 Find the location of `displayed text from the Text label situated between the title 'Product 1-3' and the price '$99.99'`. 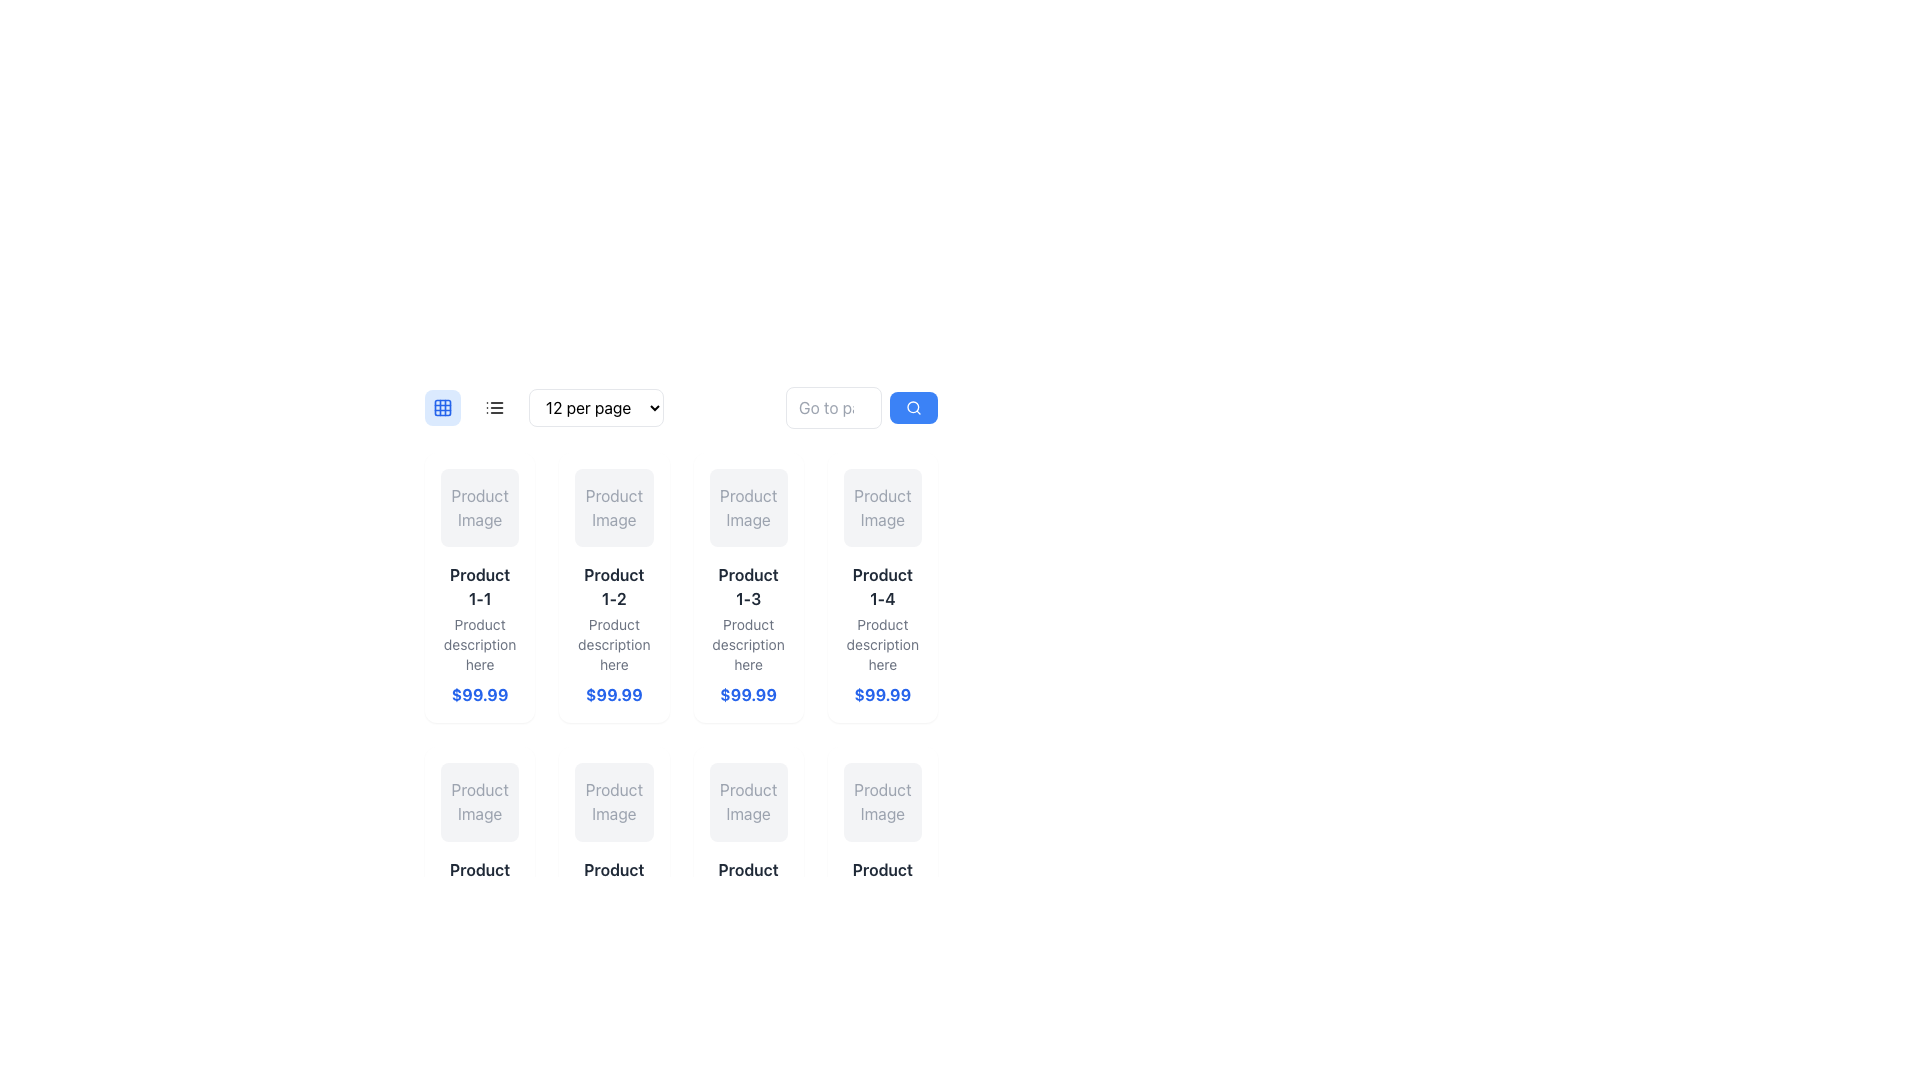

displayed text from the Text label situated between the title 'Product 1-3' and the price '$99.99' is located at coordinates (747, 645).